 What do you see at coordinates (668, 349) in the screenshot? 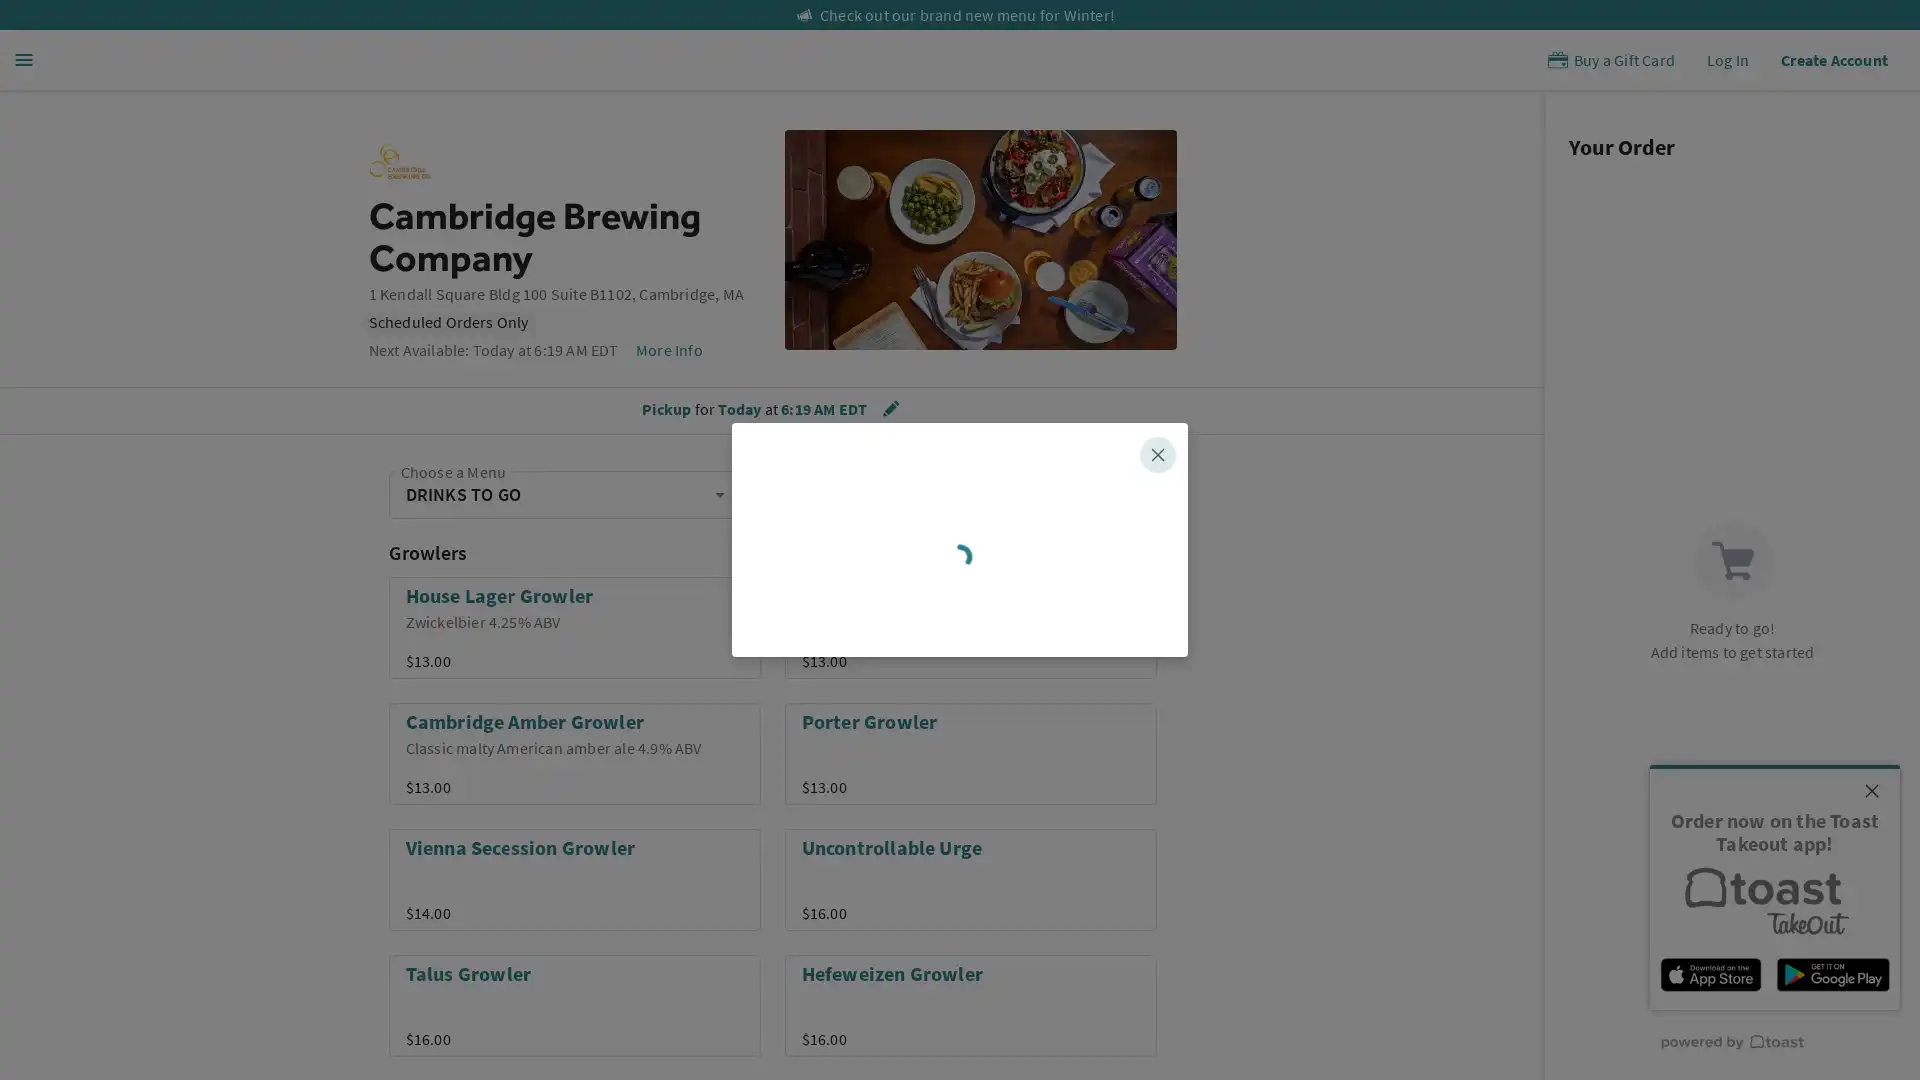
I see `More Info` at bounding box center [668, 349].